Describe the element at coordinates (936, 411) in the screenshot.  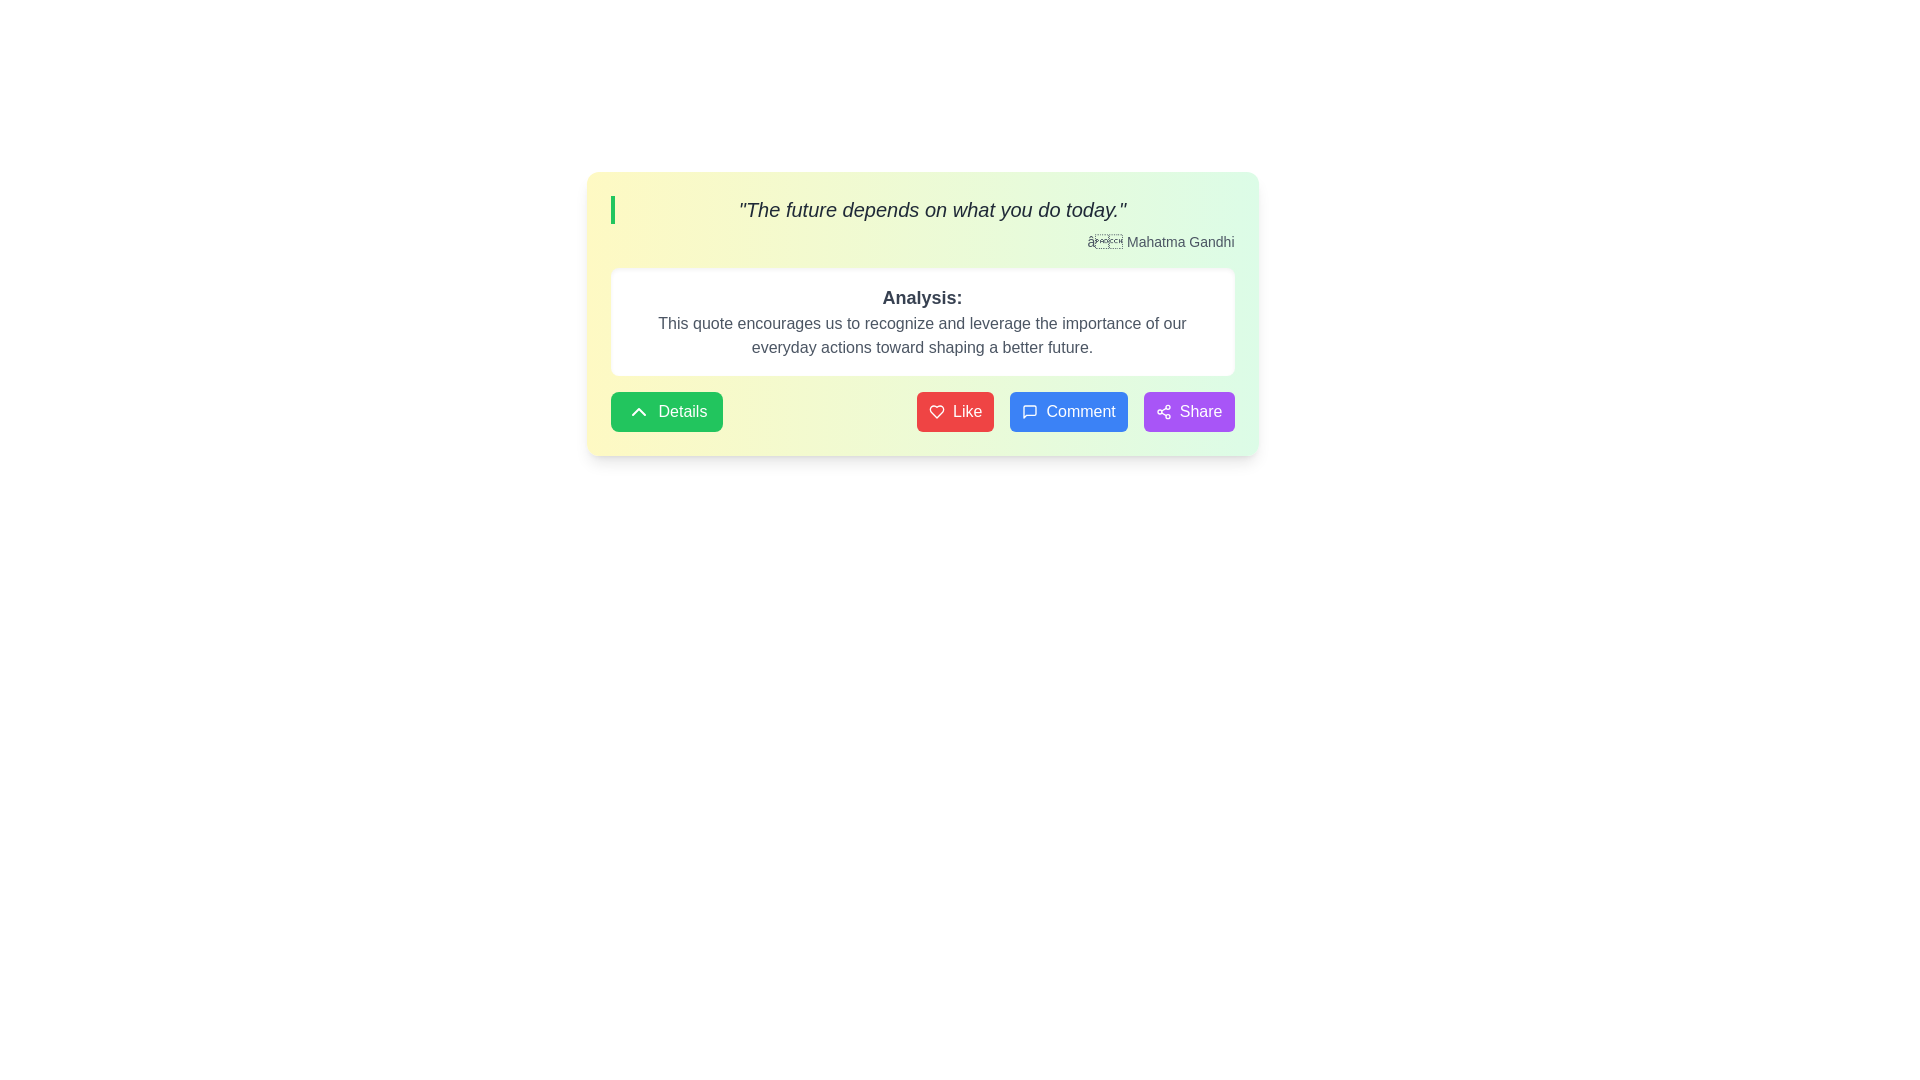
I see `the heart icon to the left of the 'Like' text for a tooltip` at that location.